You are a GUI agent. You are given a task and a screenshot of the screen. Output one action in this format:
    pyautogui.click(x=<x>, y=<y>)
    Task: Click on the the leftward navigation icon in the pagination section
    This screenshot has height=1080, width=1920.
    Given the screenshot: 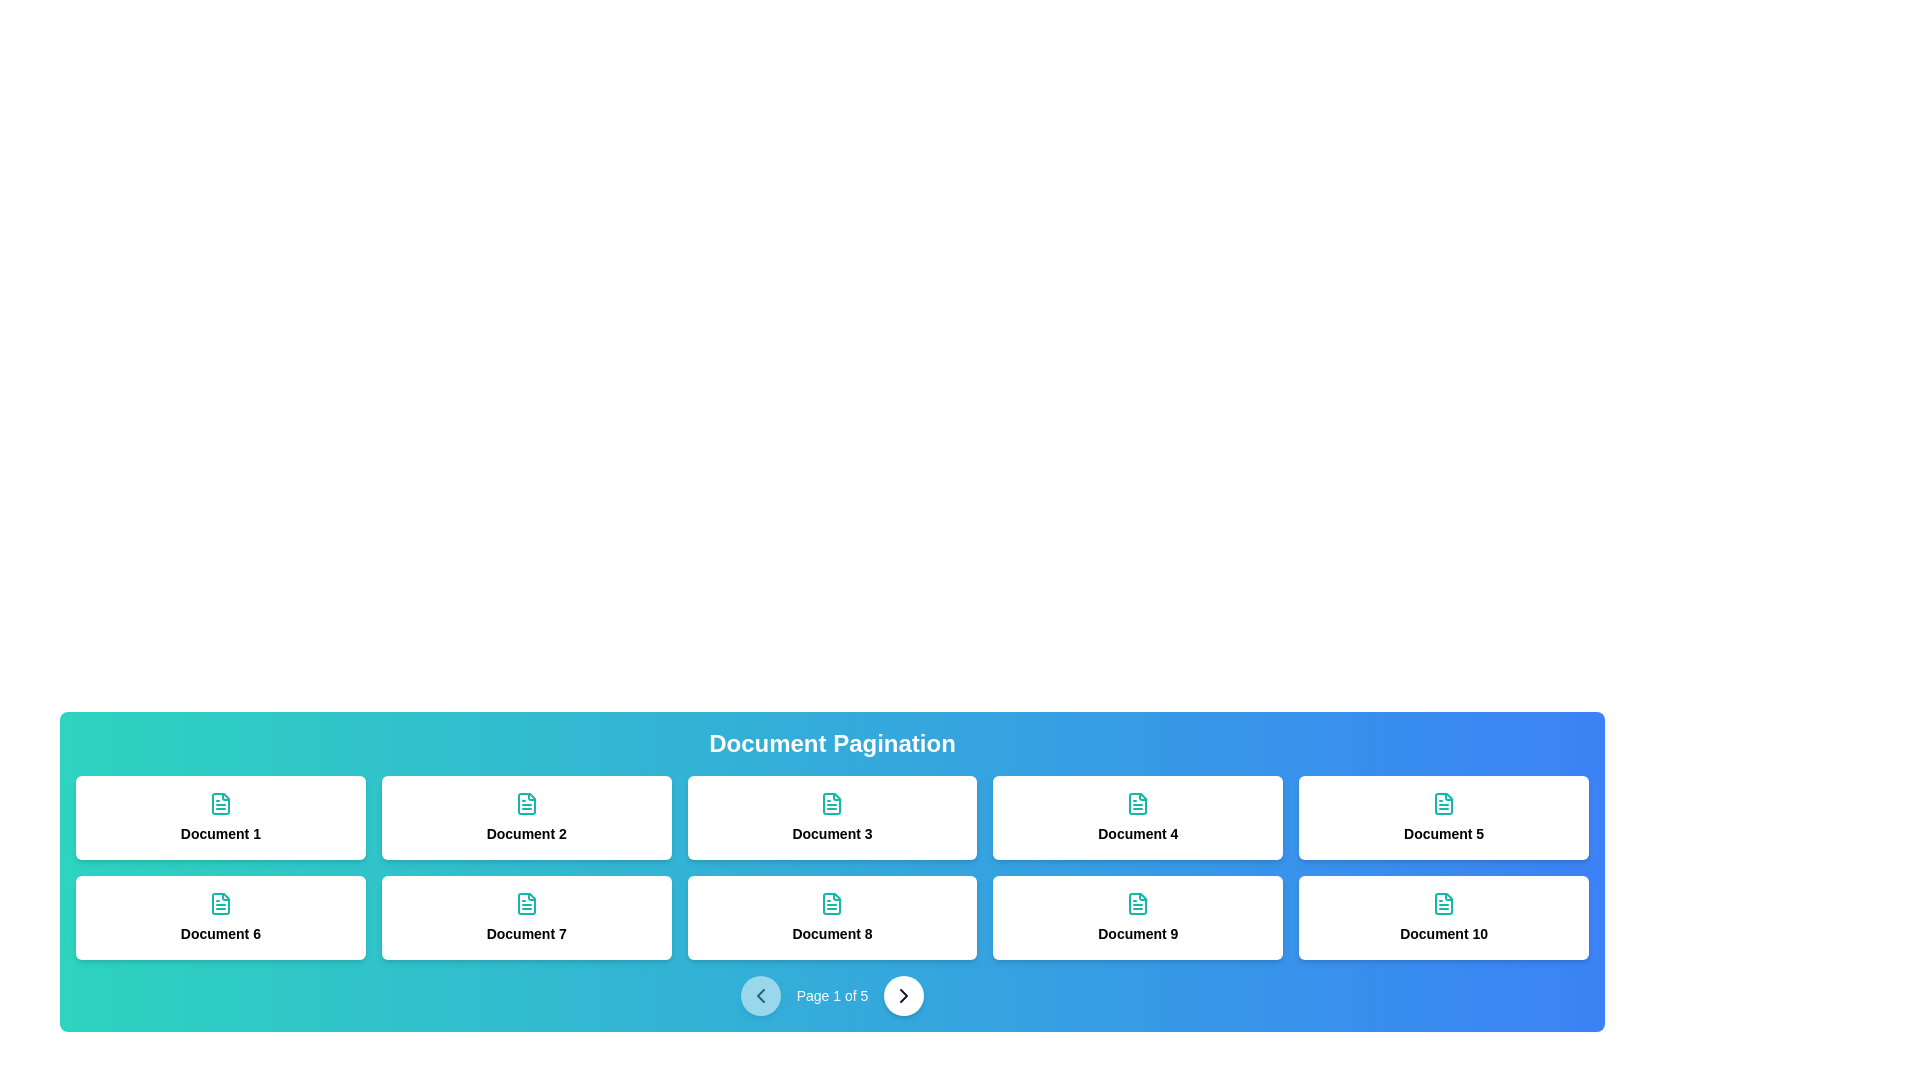 What is the action you would take?
    pyautogui.click(x=759, y=995)
    